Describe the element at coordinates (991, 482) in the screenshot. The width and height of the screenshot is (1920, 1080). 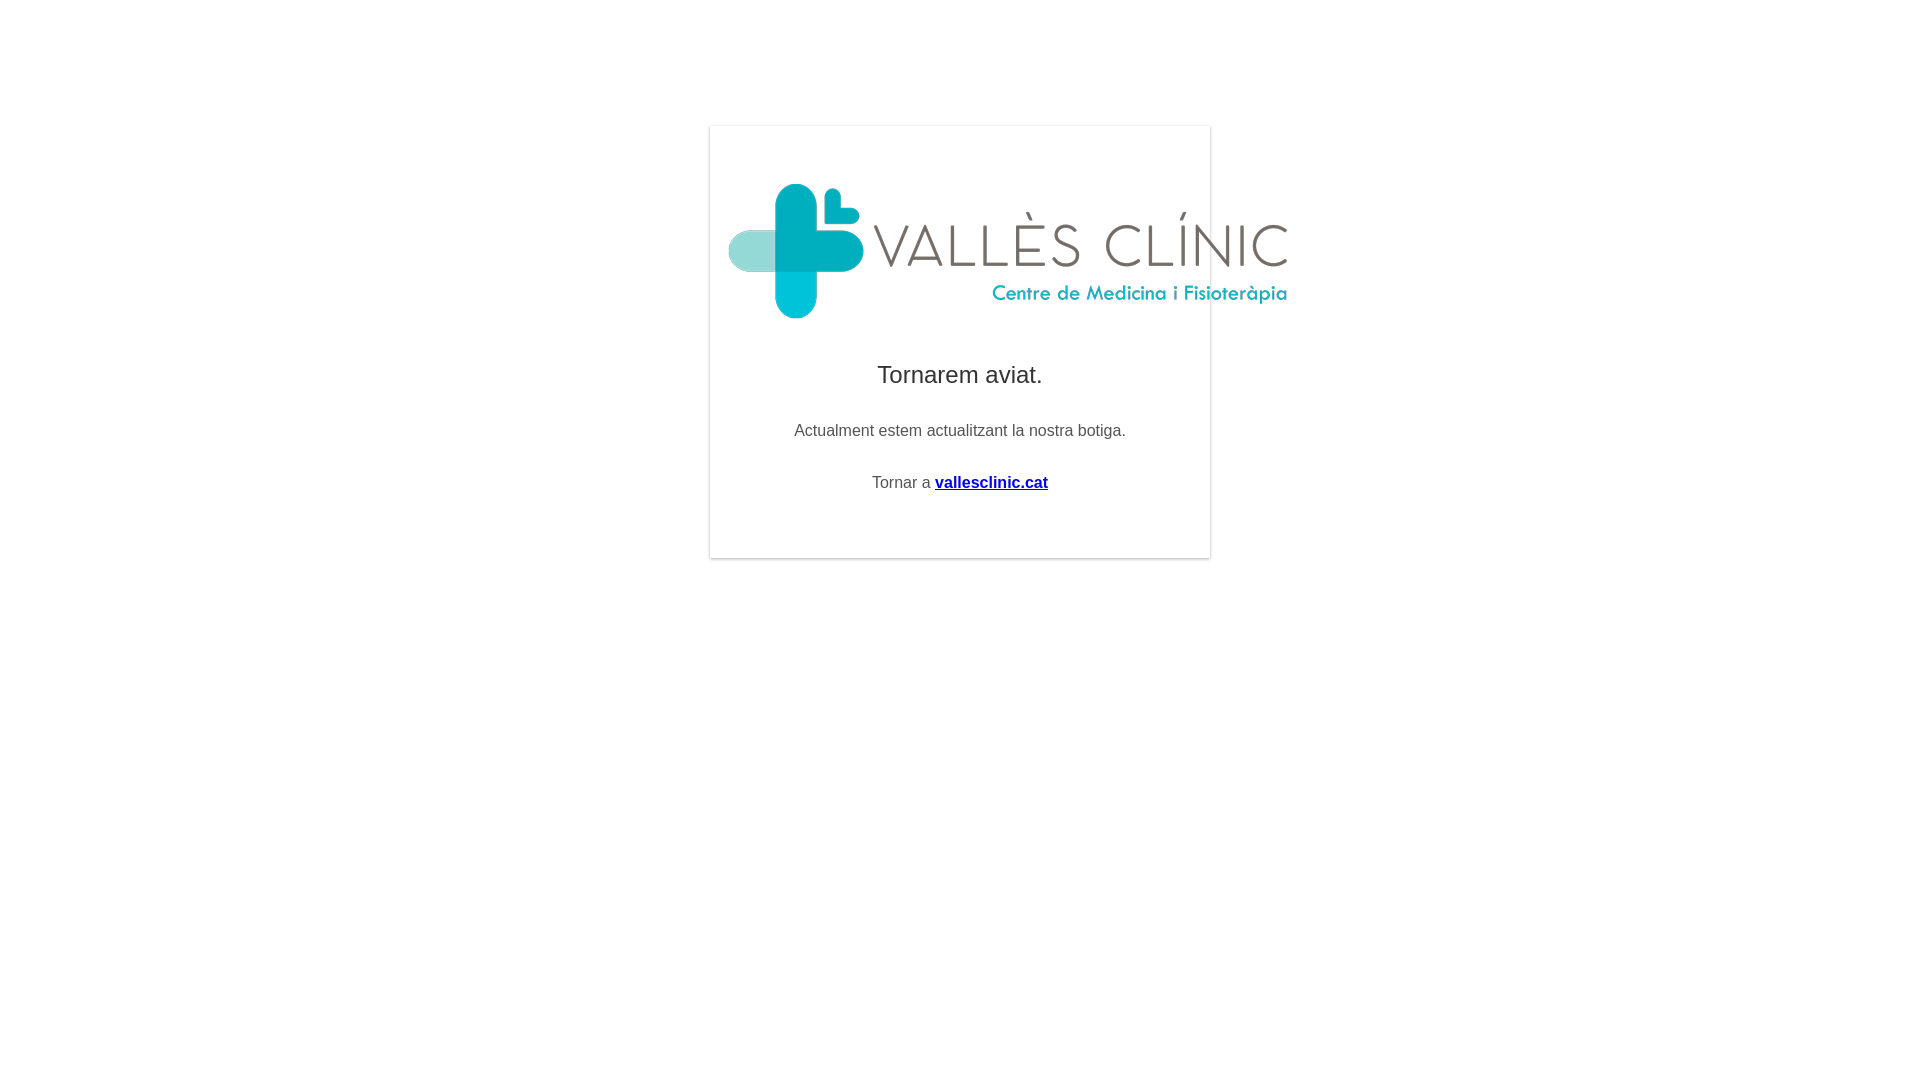
I see `'vallesclinic.cat'` at that location.